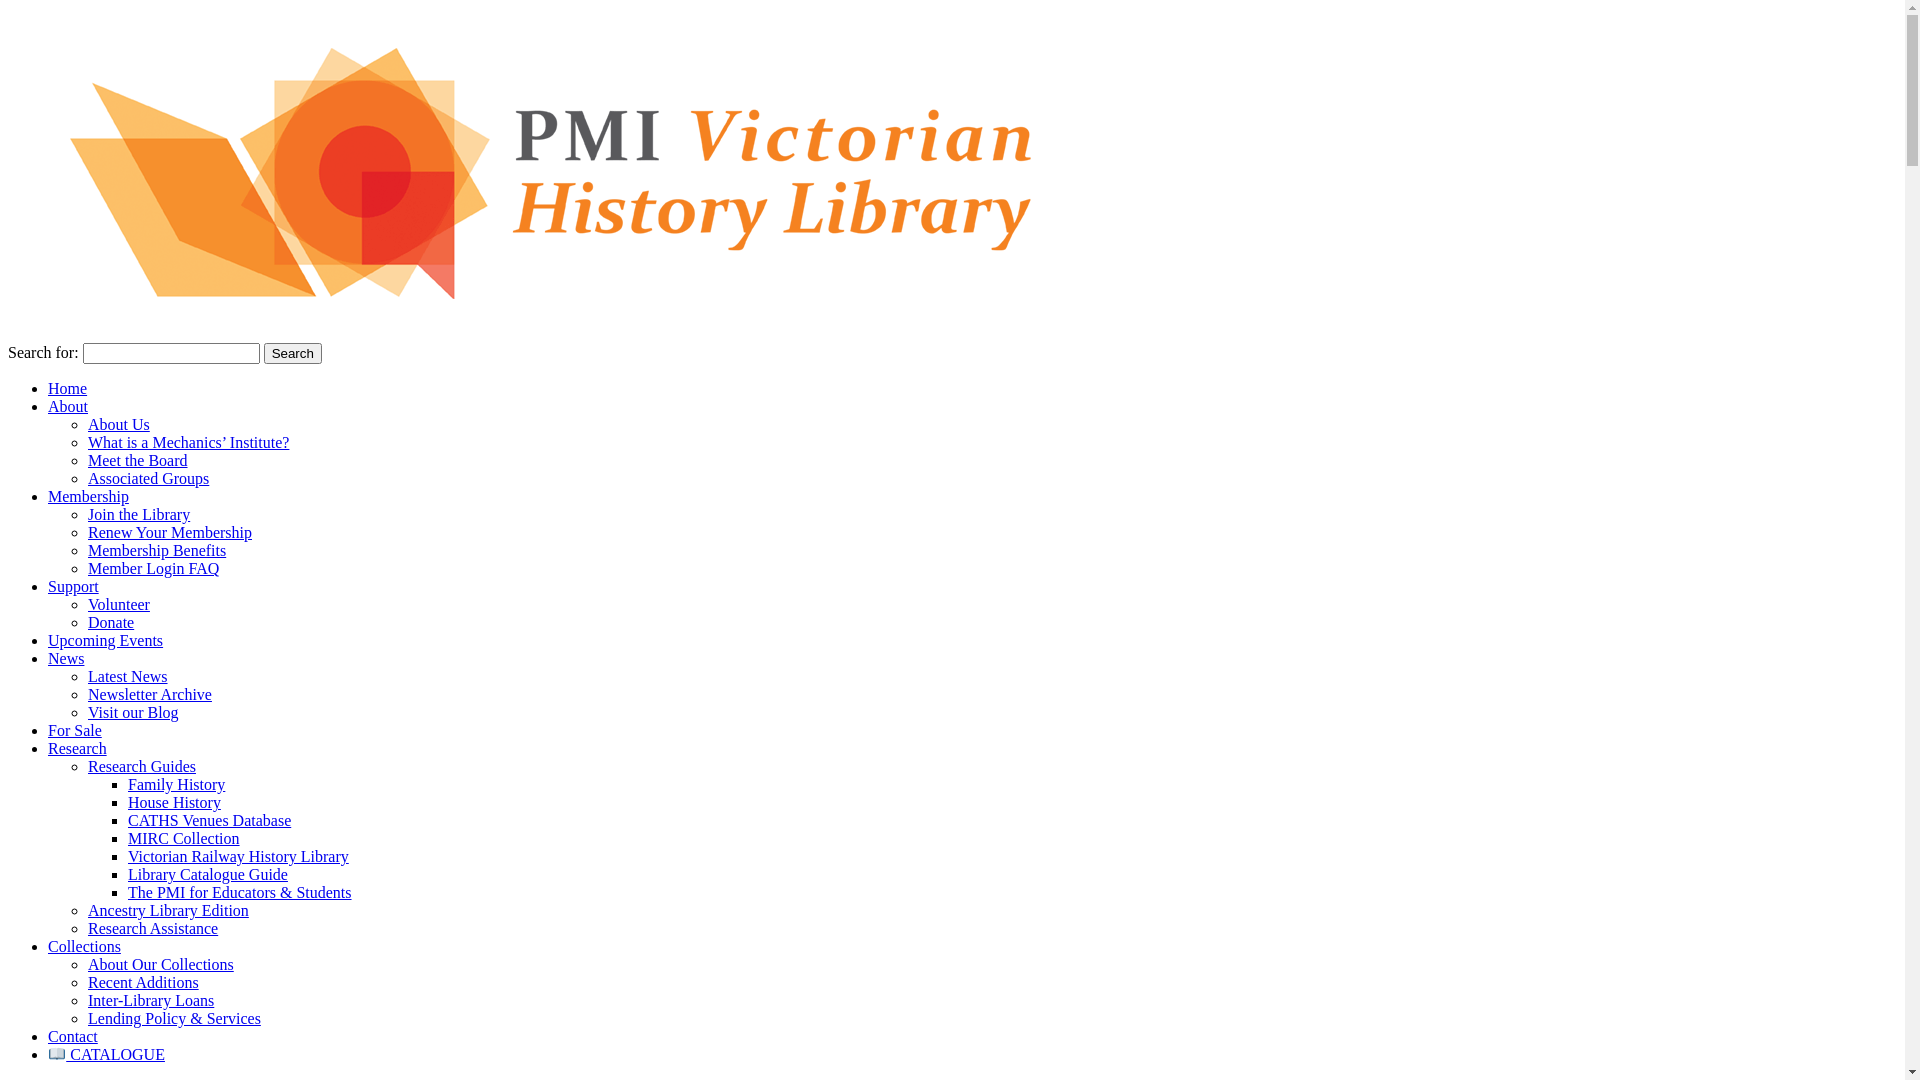 This screenshot has width=1920, height=1080. I want to click on 'Meet the Board', so click(86, 460).